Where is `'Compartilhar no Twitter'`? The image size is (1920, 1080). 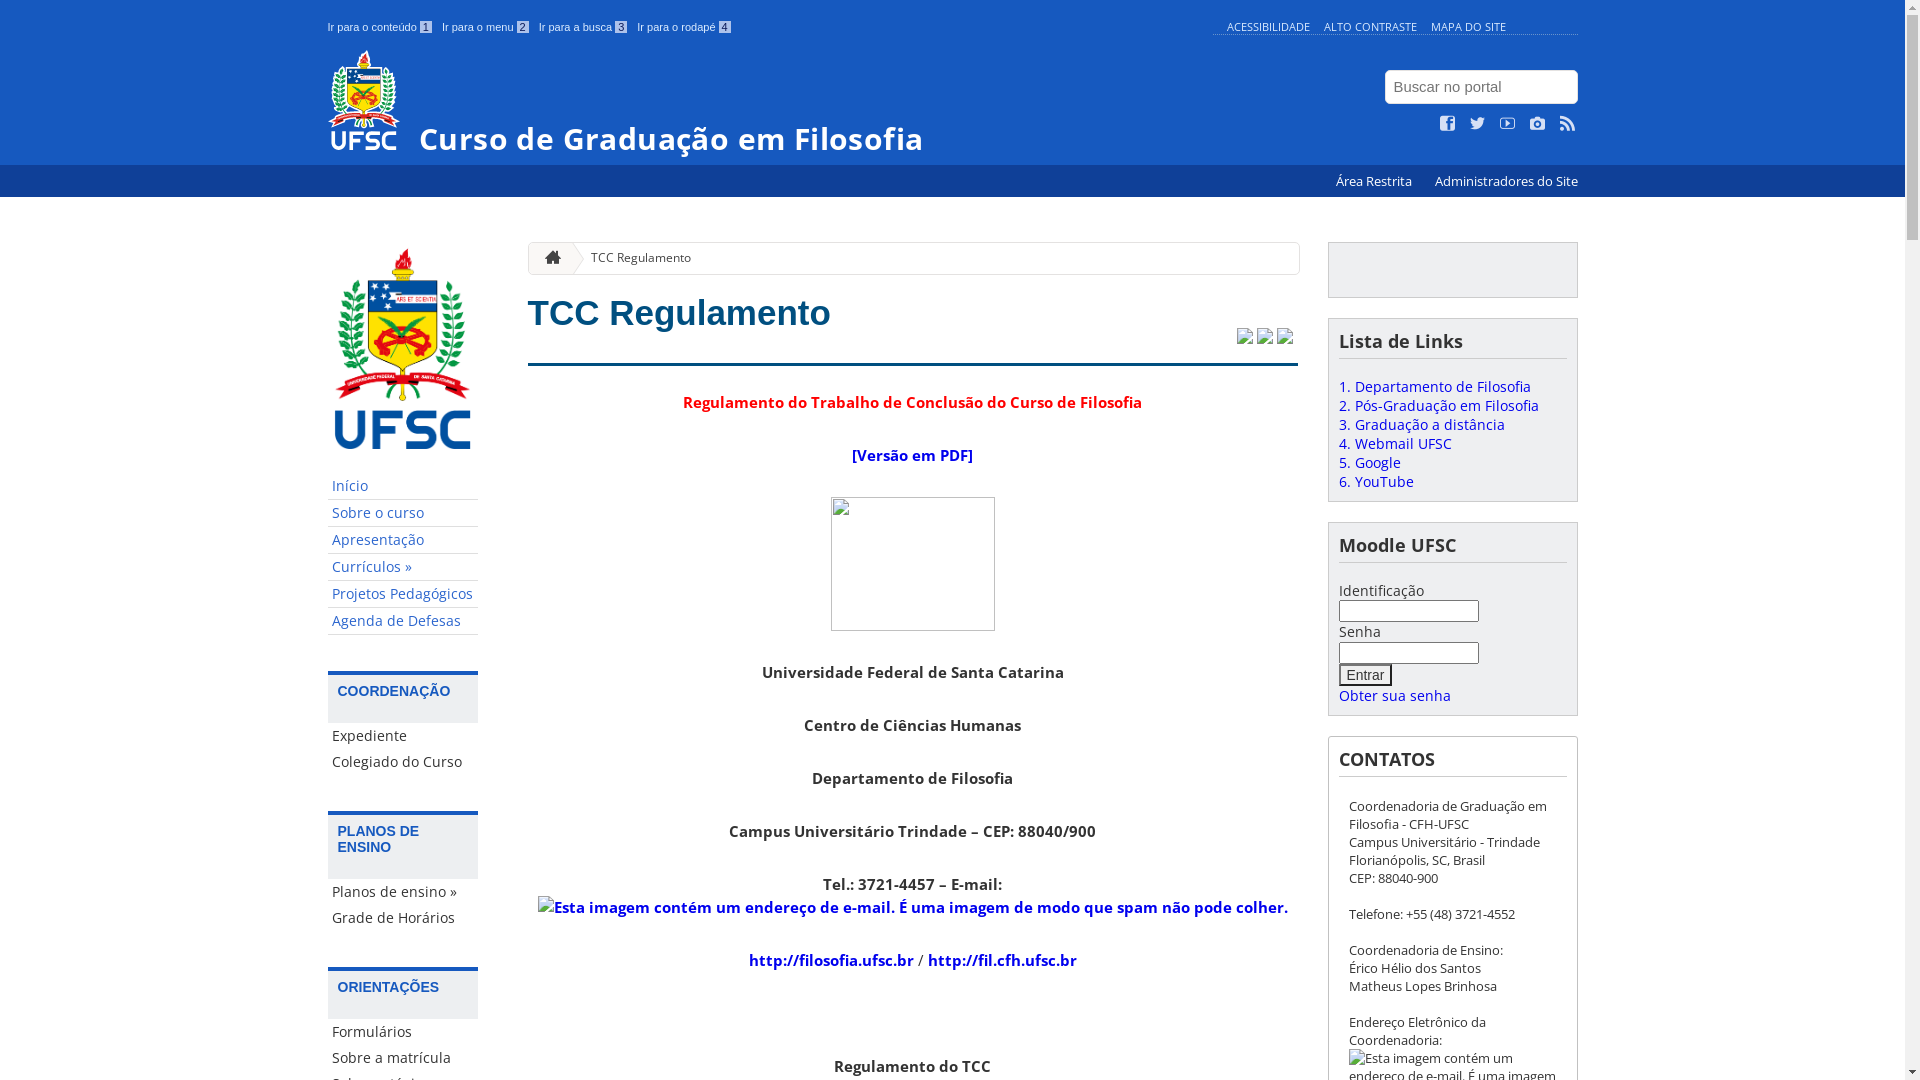
'Compartilhar no Twitter' is located at coordinates (1242, 337).